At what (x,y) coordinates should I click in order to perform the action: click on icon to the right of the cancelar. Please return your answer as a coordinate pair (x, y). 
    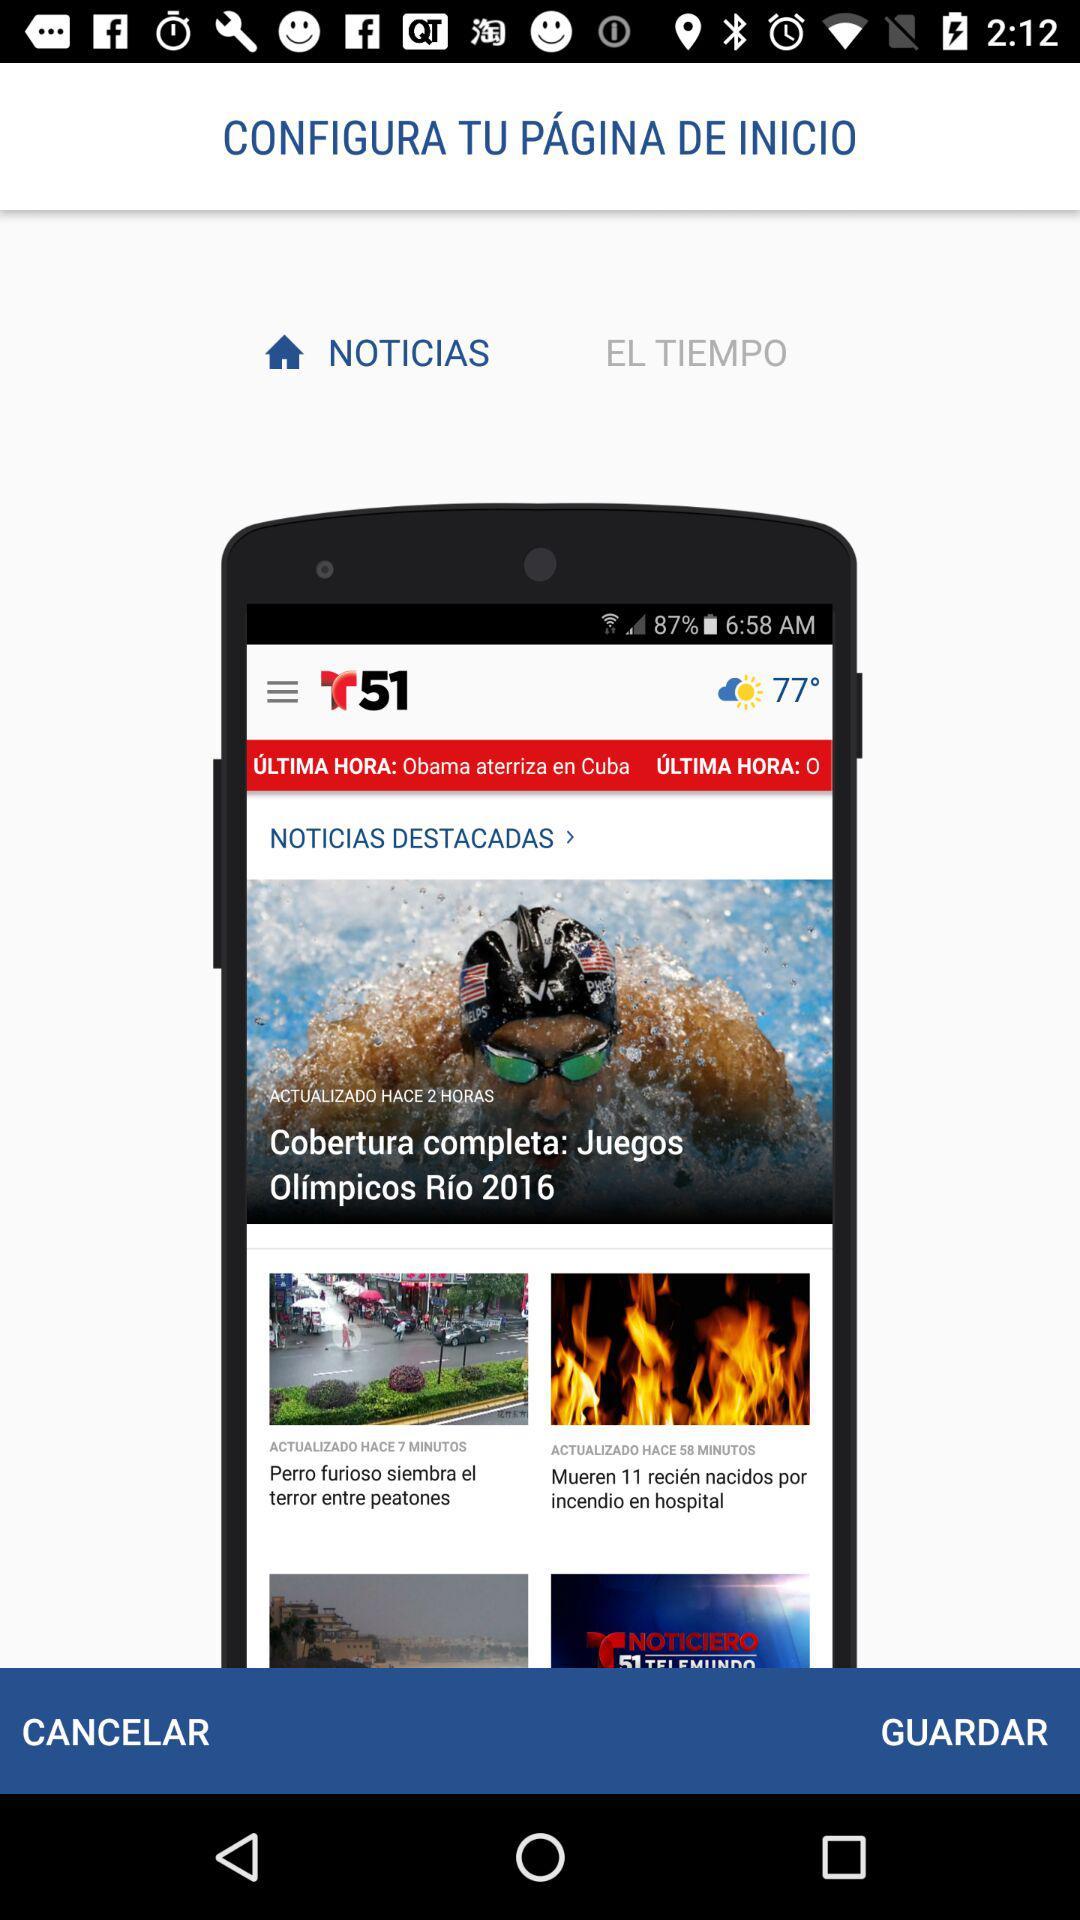
    Looking at the image, I should click on (963, 1730).